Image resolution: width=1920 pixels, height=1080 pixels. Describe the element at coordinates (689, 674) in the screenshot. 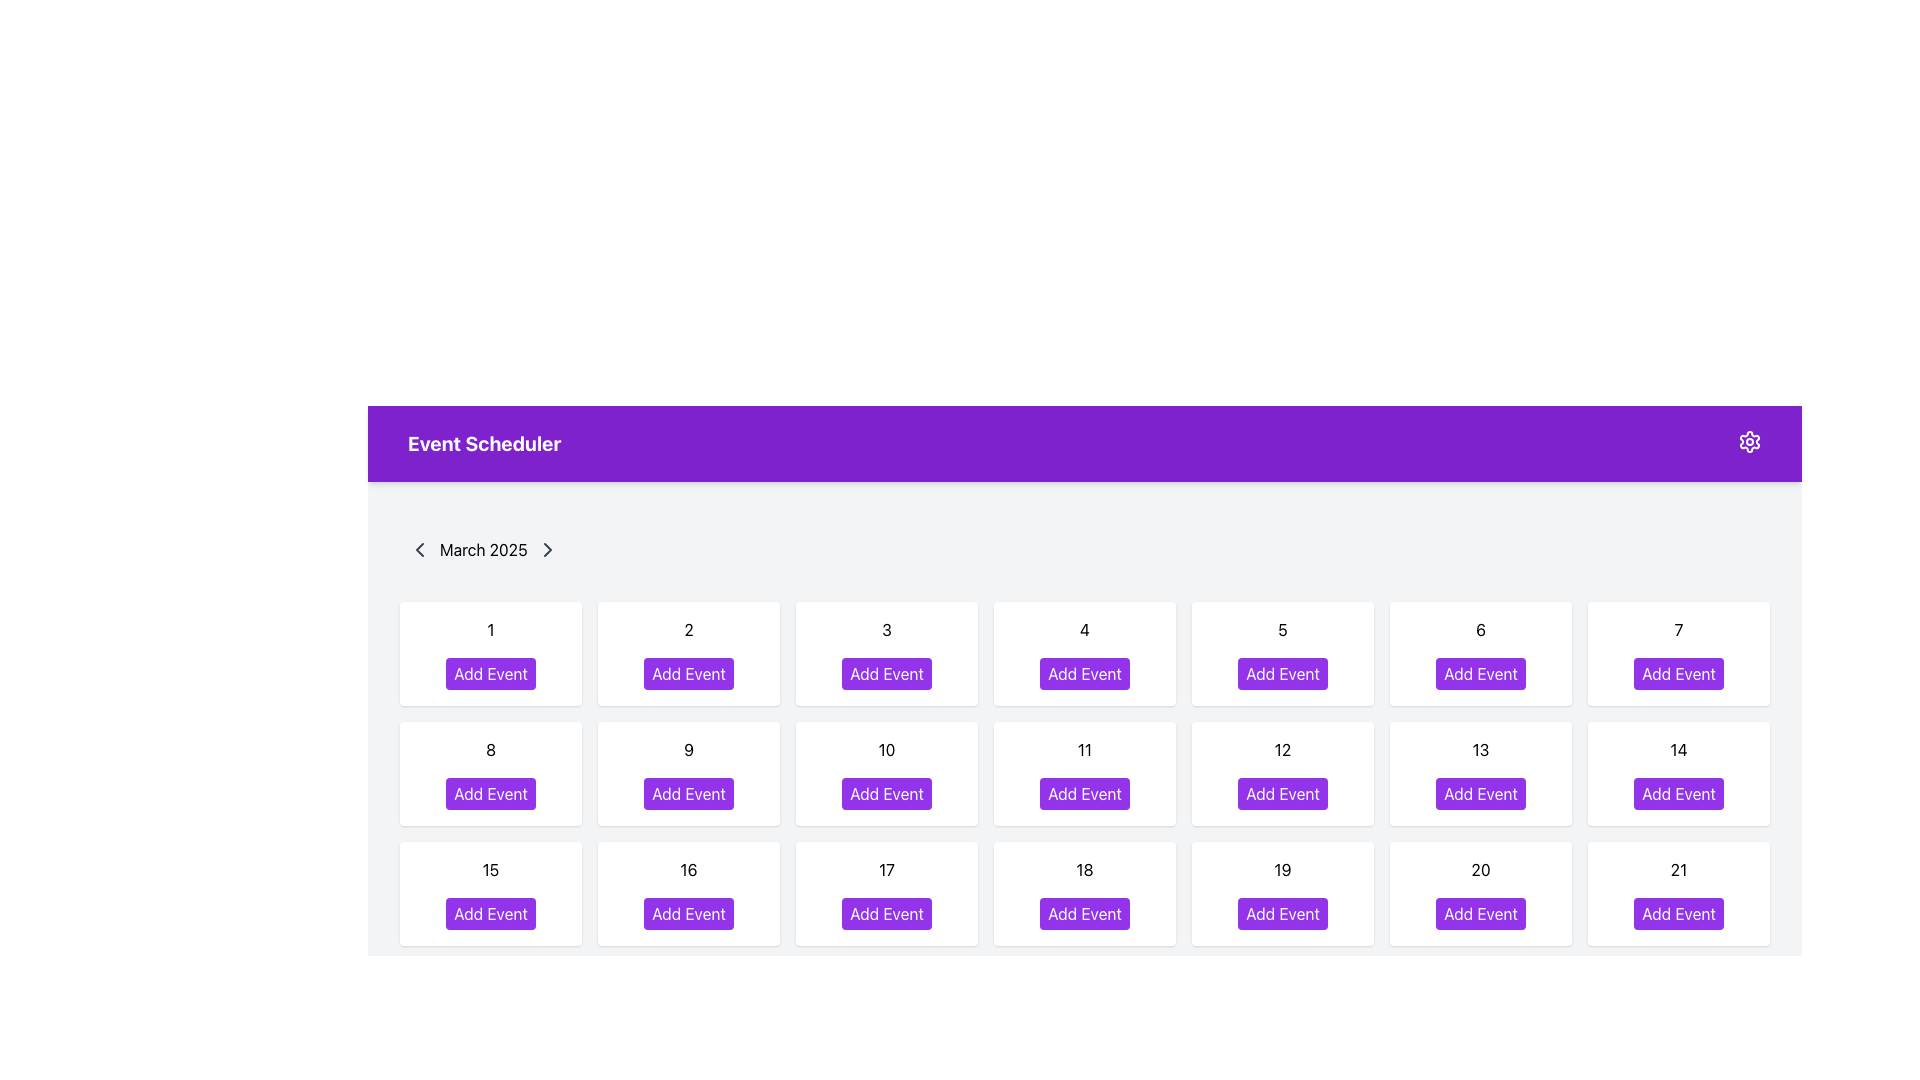

I see `the button located in the second column of the first row of the calendar interface to trigger a visual change` at that location.